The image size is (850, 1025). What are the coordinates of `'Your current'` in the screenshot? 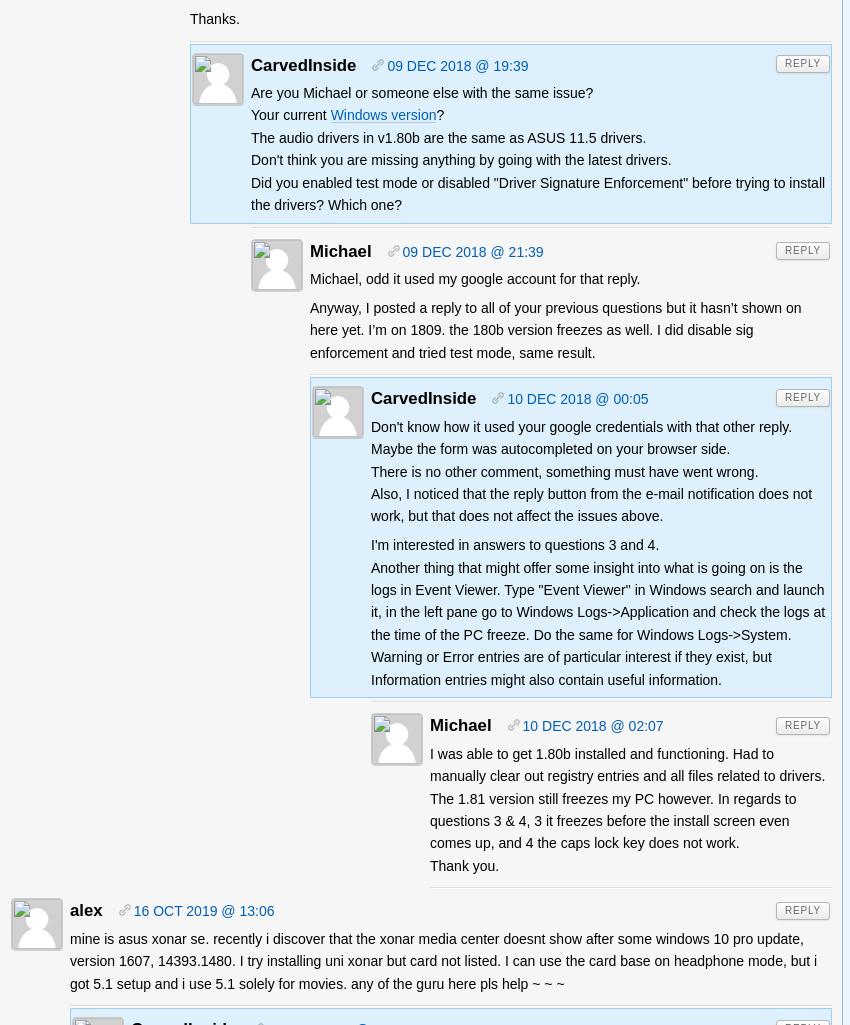 It's located at (251, 115).